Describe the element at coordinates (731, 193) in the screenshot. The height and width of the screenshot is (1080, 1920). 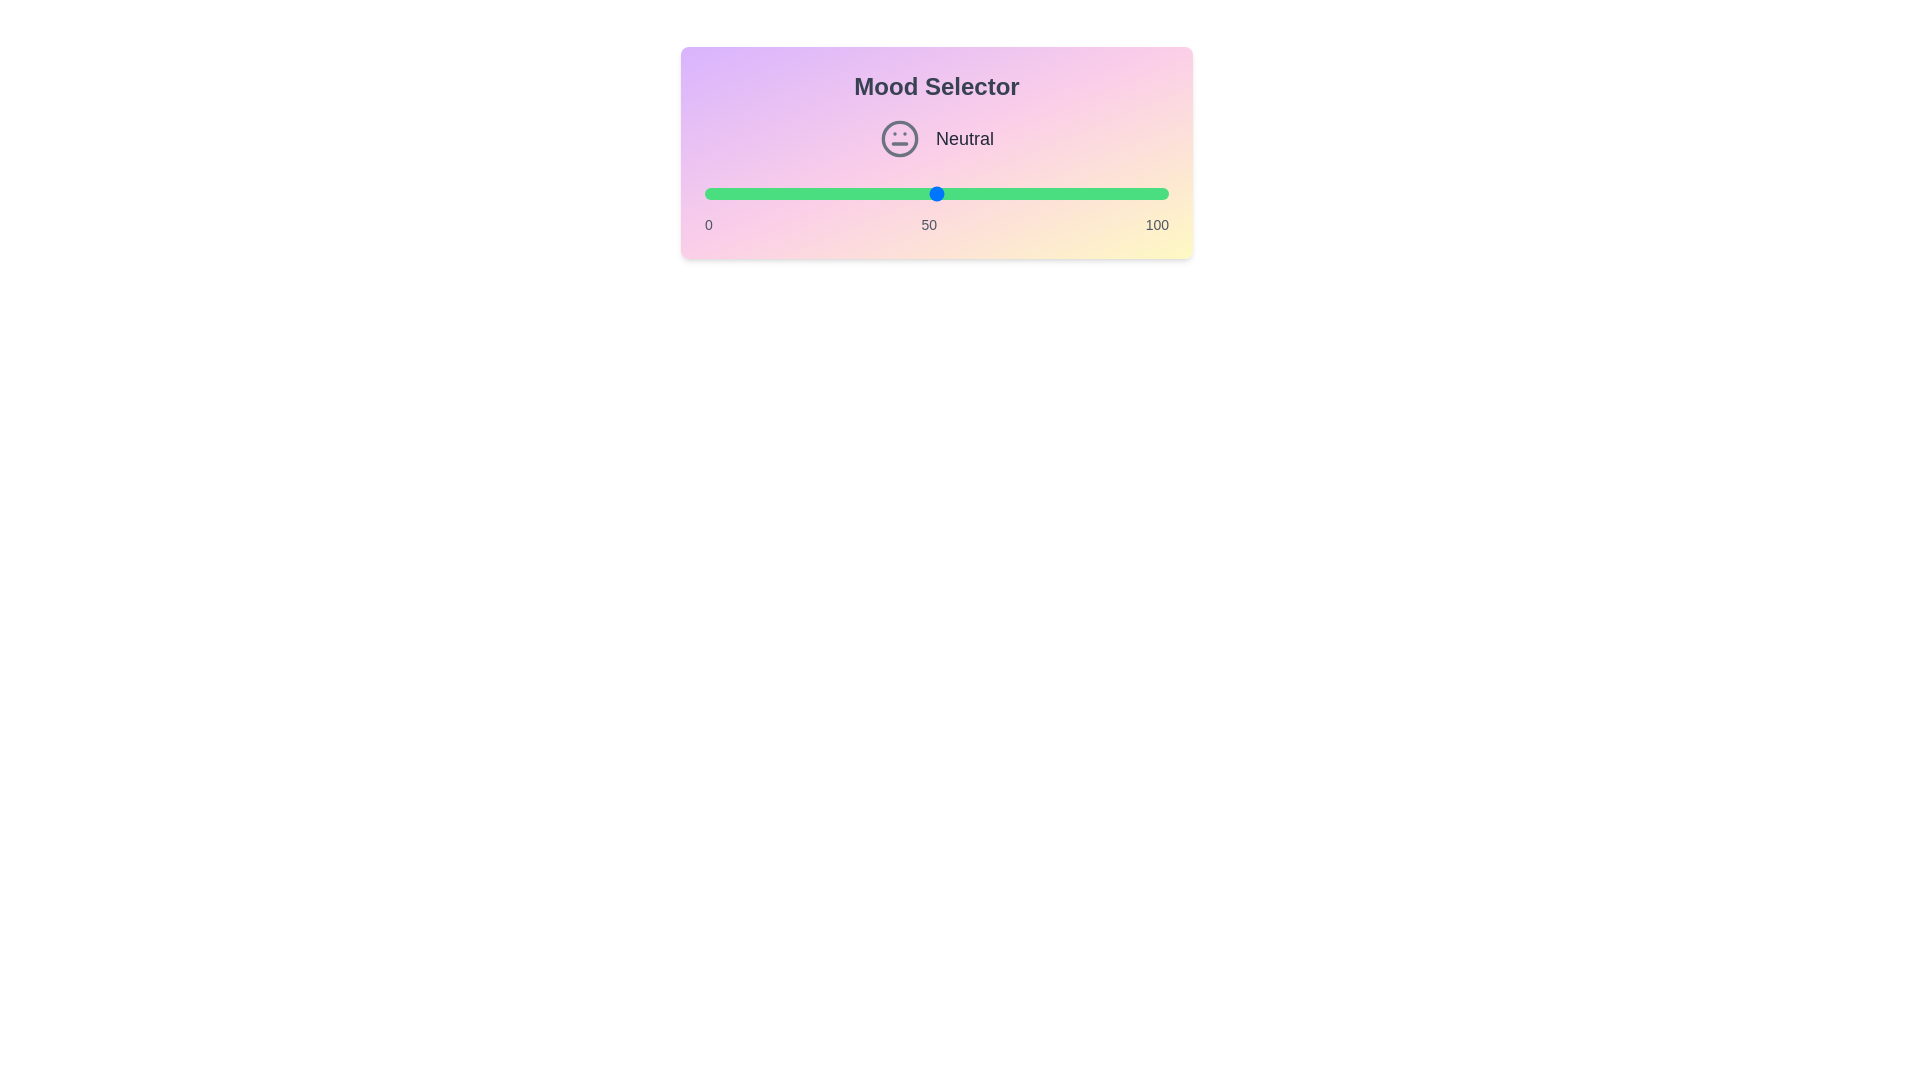
I see `the slider to set the mood value to 6` at that location.